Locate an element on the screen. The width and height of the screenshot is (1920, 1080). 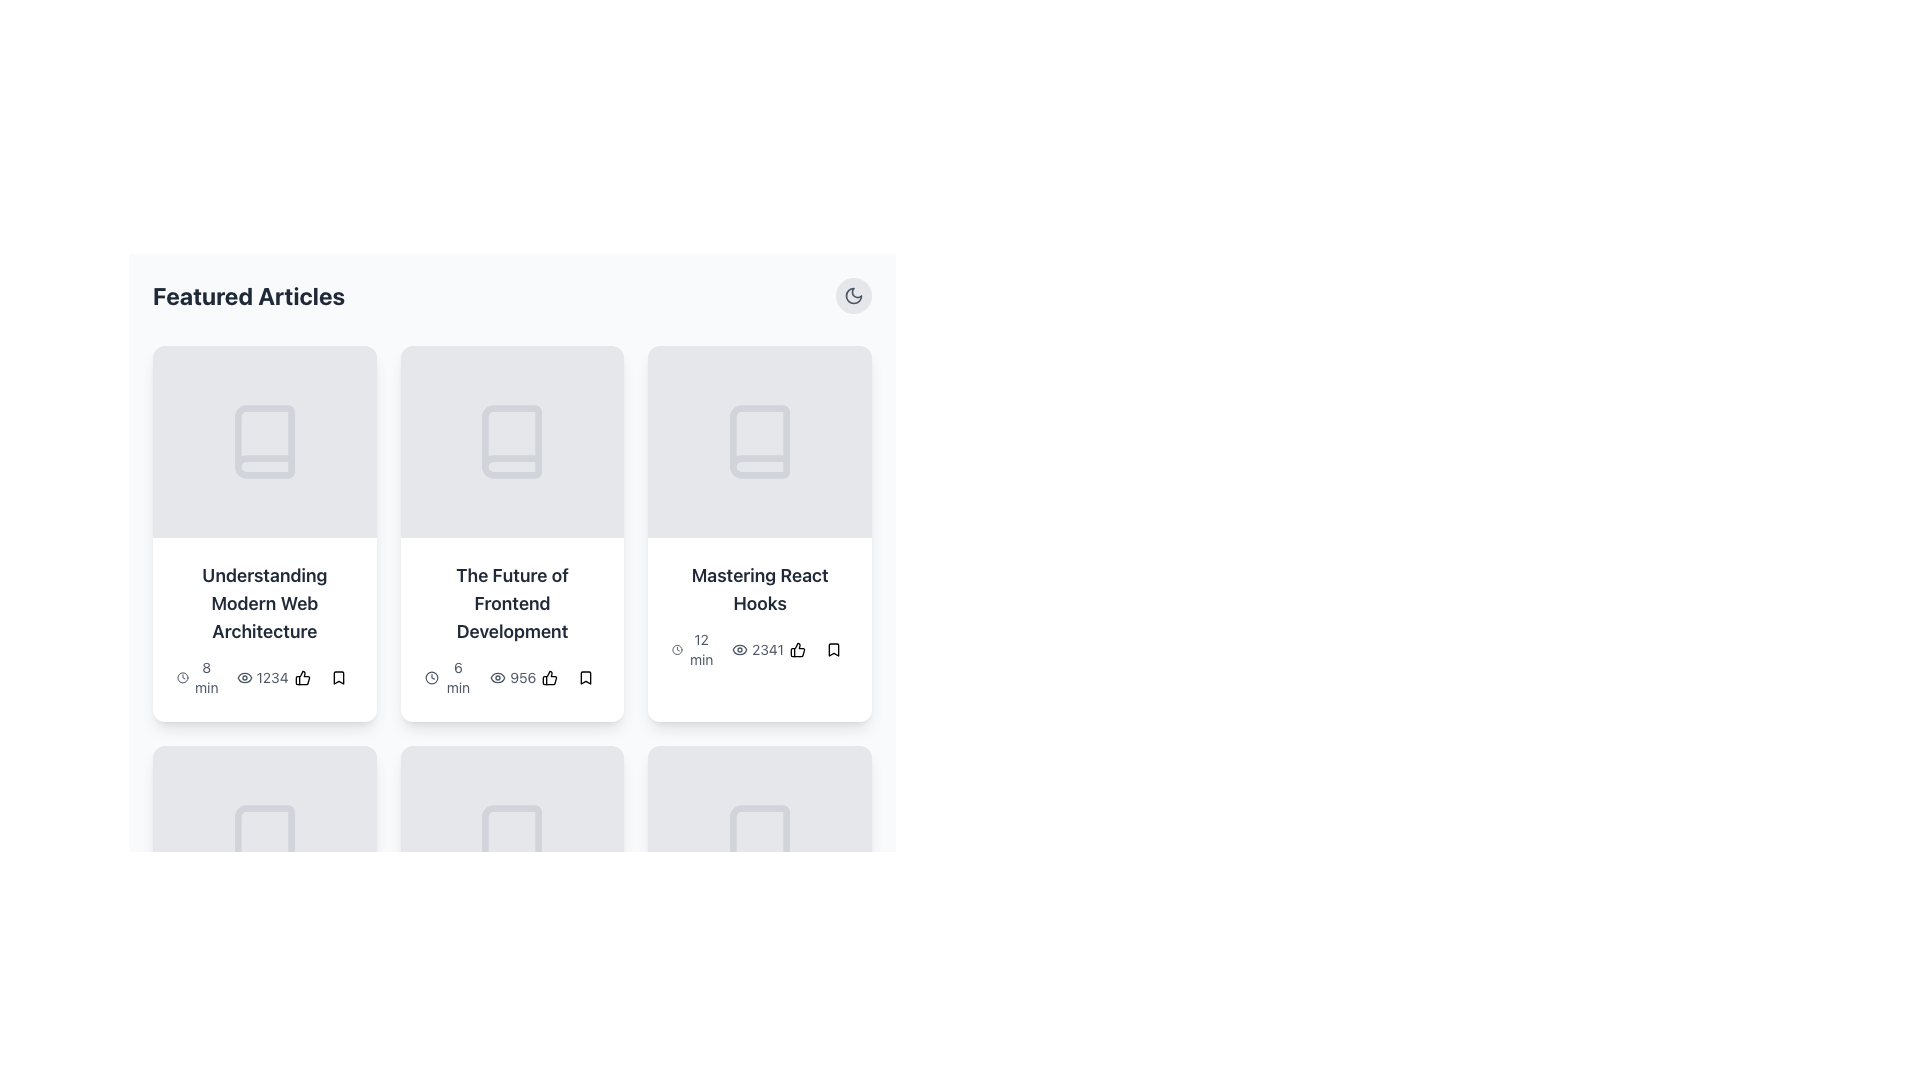
the bookmark button, which is the second button of its type to the right of a thumbs-up button is located at coordinates (338, 1048).